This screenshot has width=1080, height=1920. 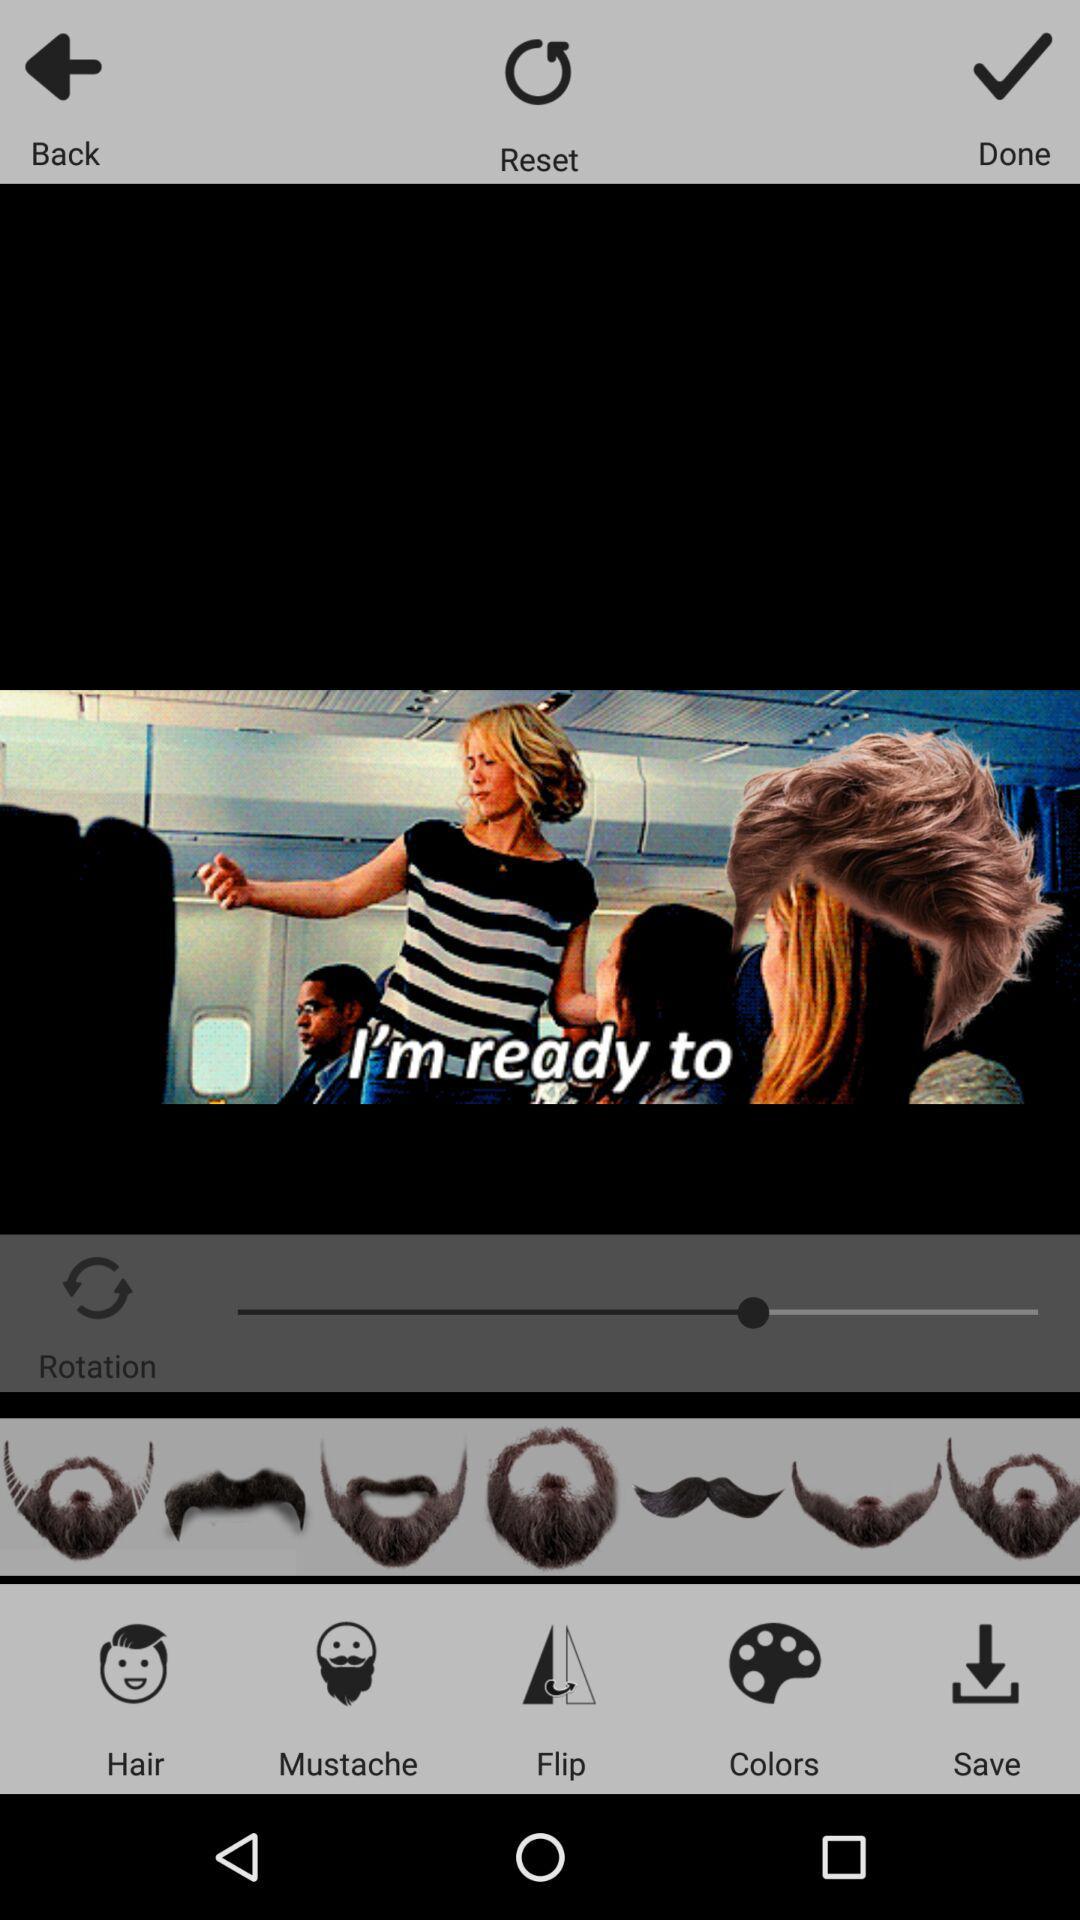 What do you see at coordinates (135, 1662) in the screenshot?
I see `the app above the hair item` at bounding box center [135, 1662].